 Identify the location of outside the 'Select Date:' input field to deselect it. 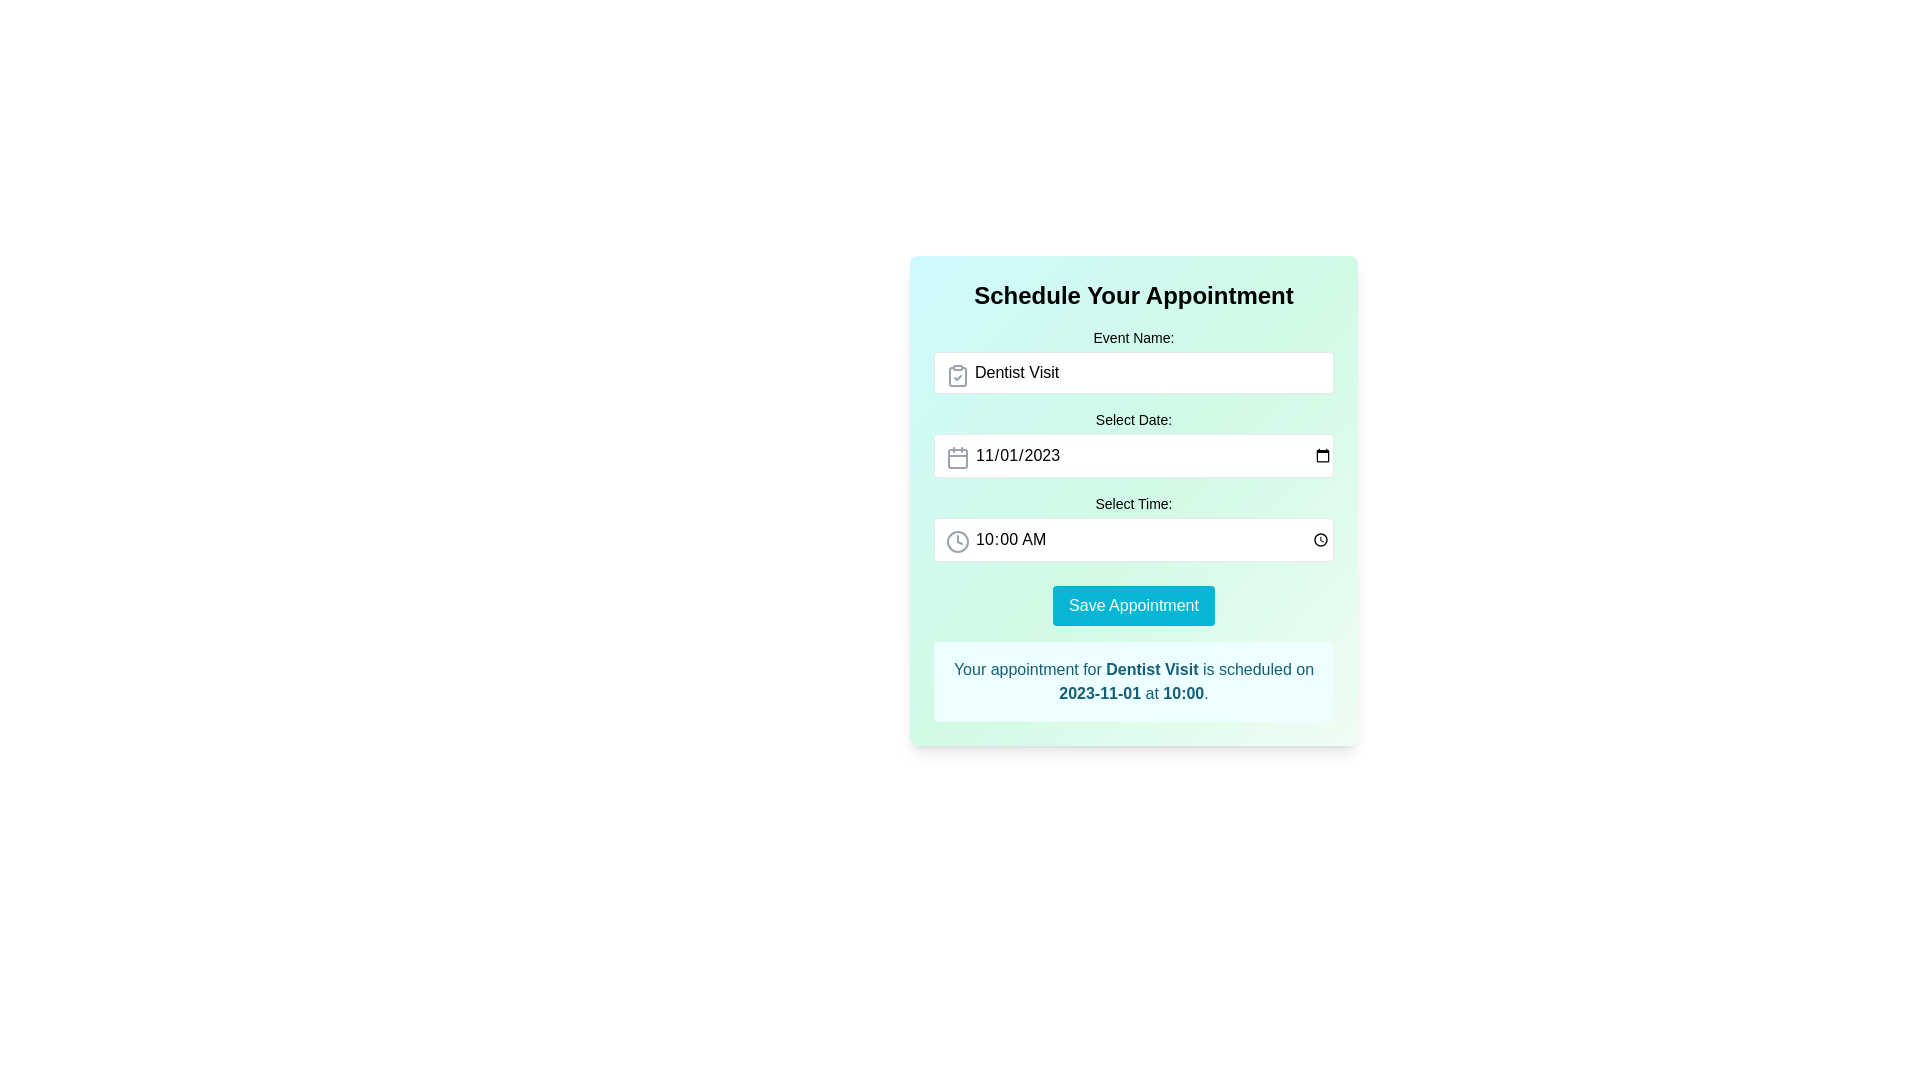
(1133, 442).